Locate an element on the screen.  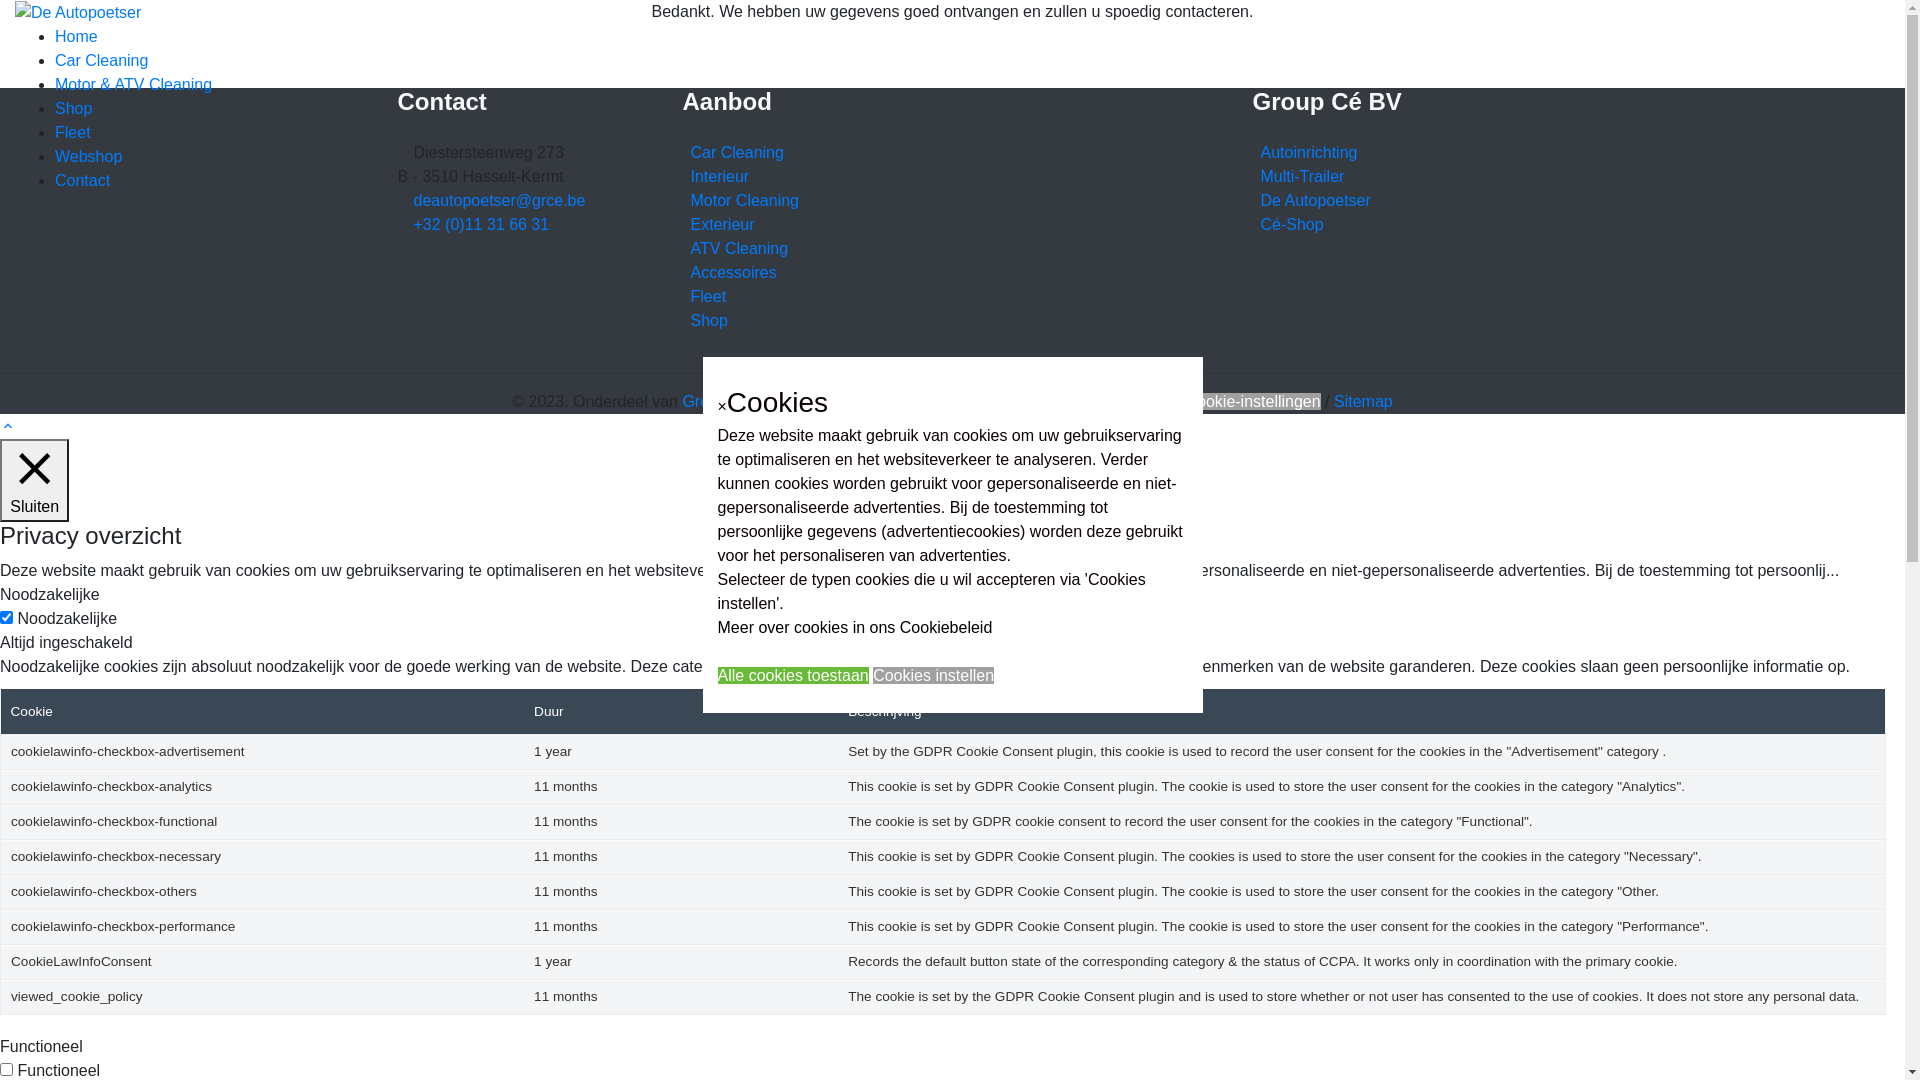
'Autoinrichting' is located at coordinates (1304, 151).